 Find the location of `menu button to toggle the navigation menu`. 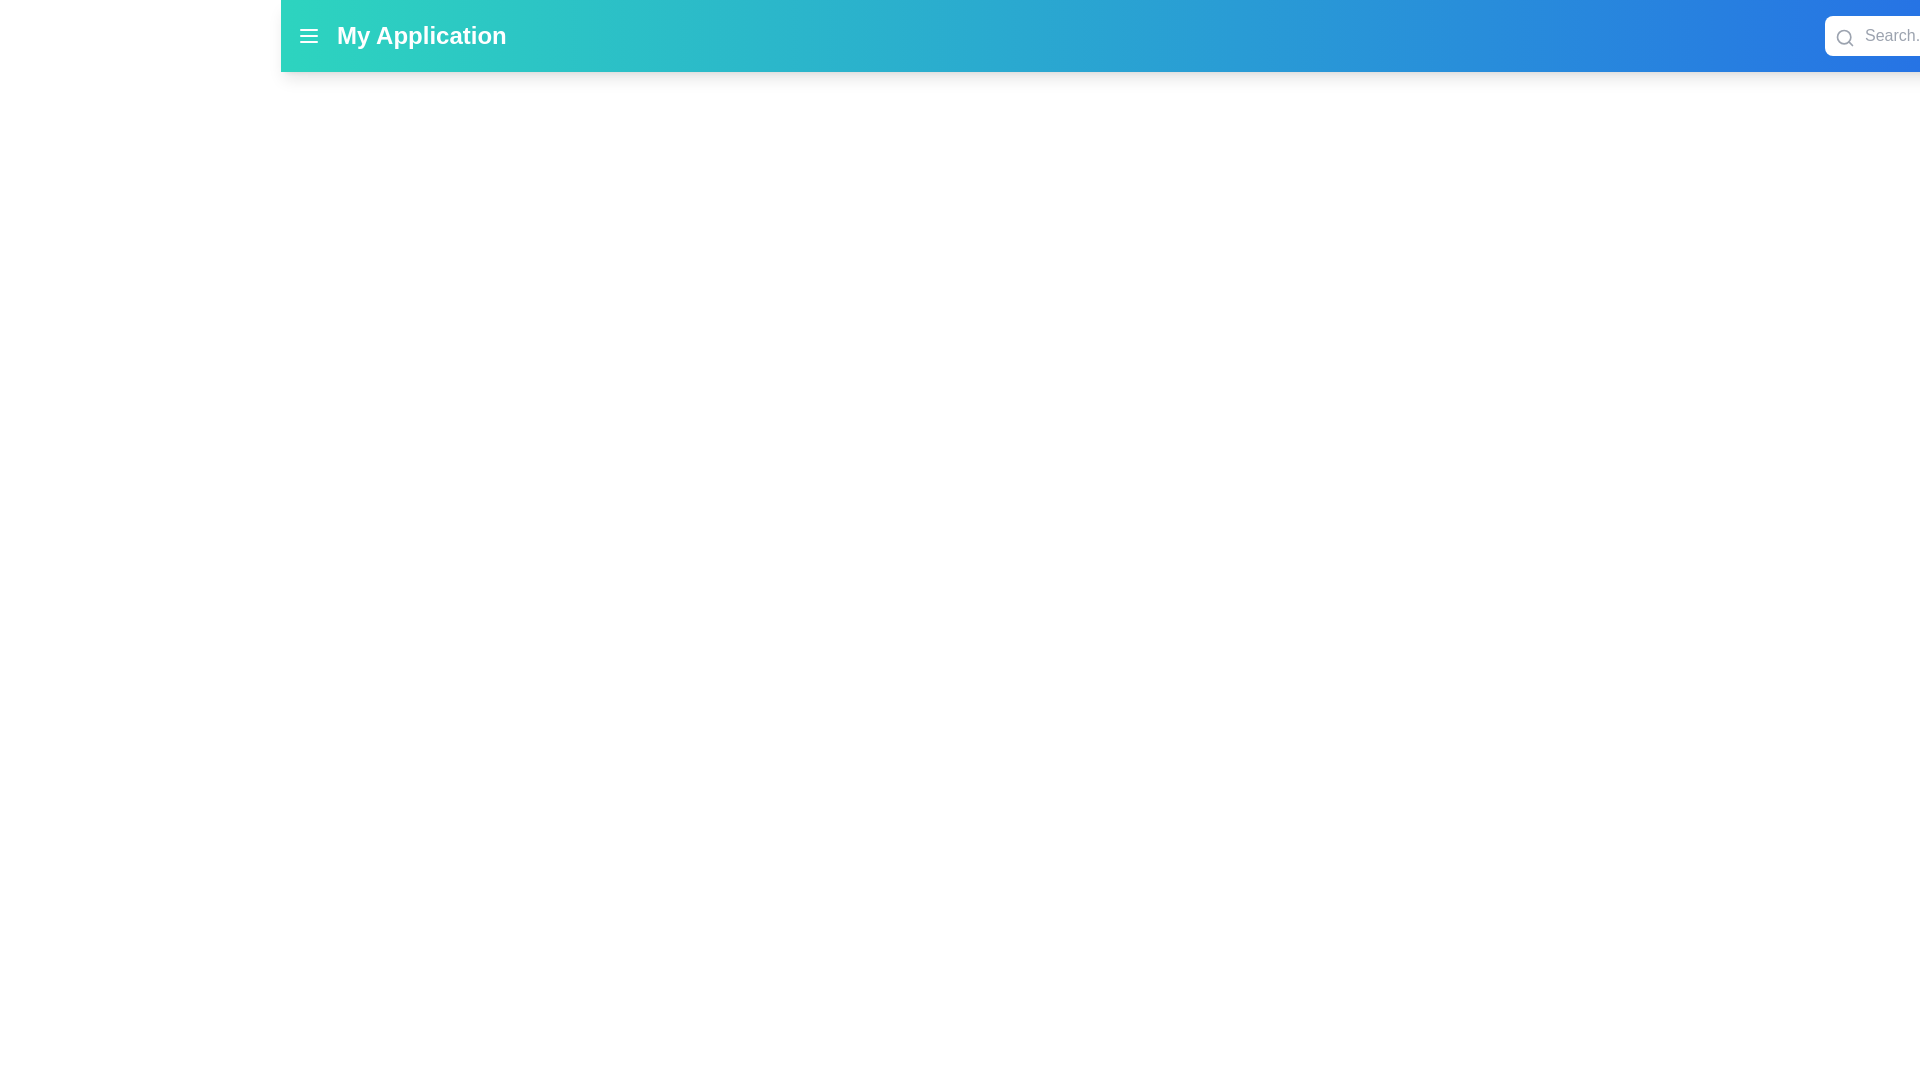

menu button to toggle the navigation menu is located at coordinates (307, 35).